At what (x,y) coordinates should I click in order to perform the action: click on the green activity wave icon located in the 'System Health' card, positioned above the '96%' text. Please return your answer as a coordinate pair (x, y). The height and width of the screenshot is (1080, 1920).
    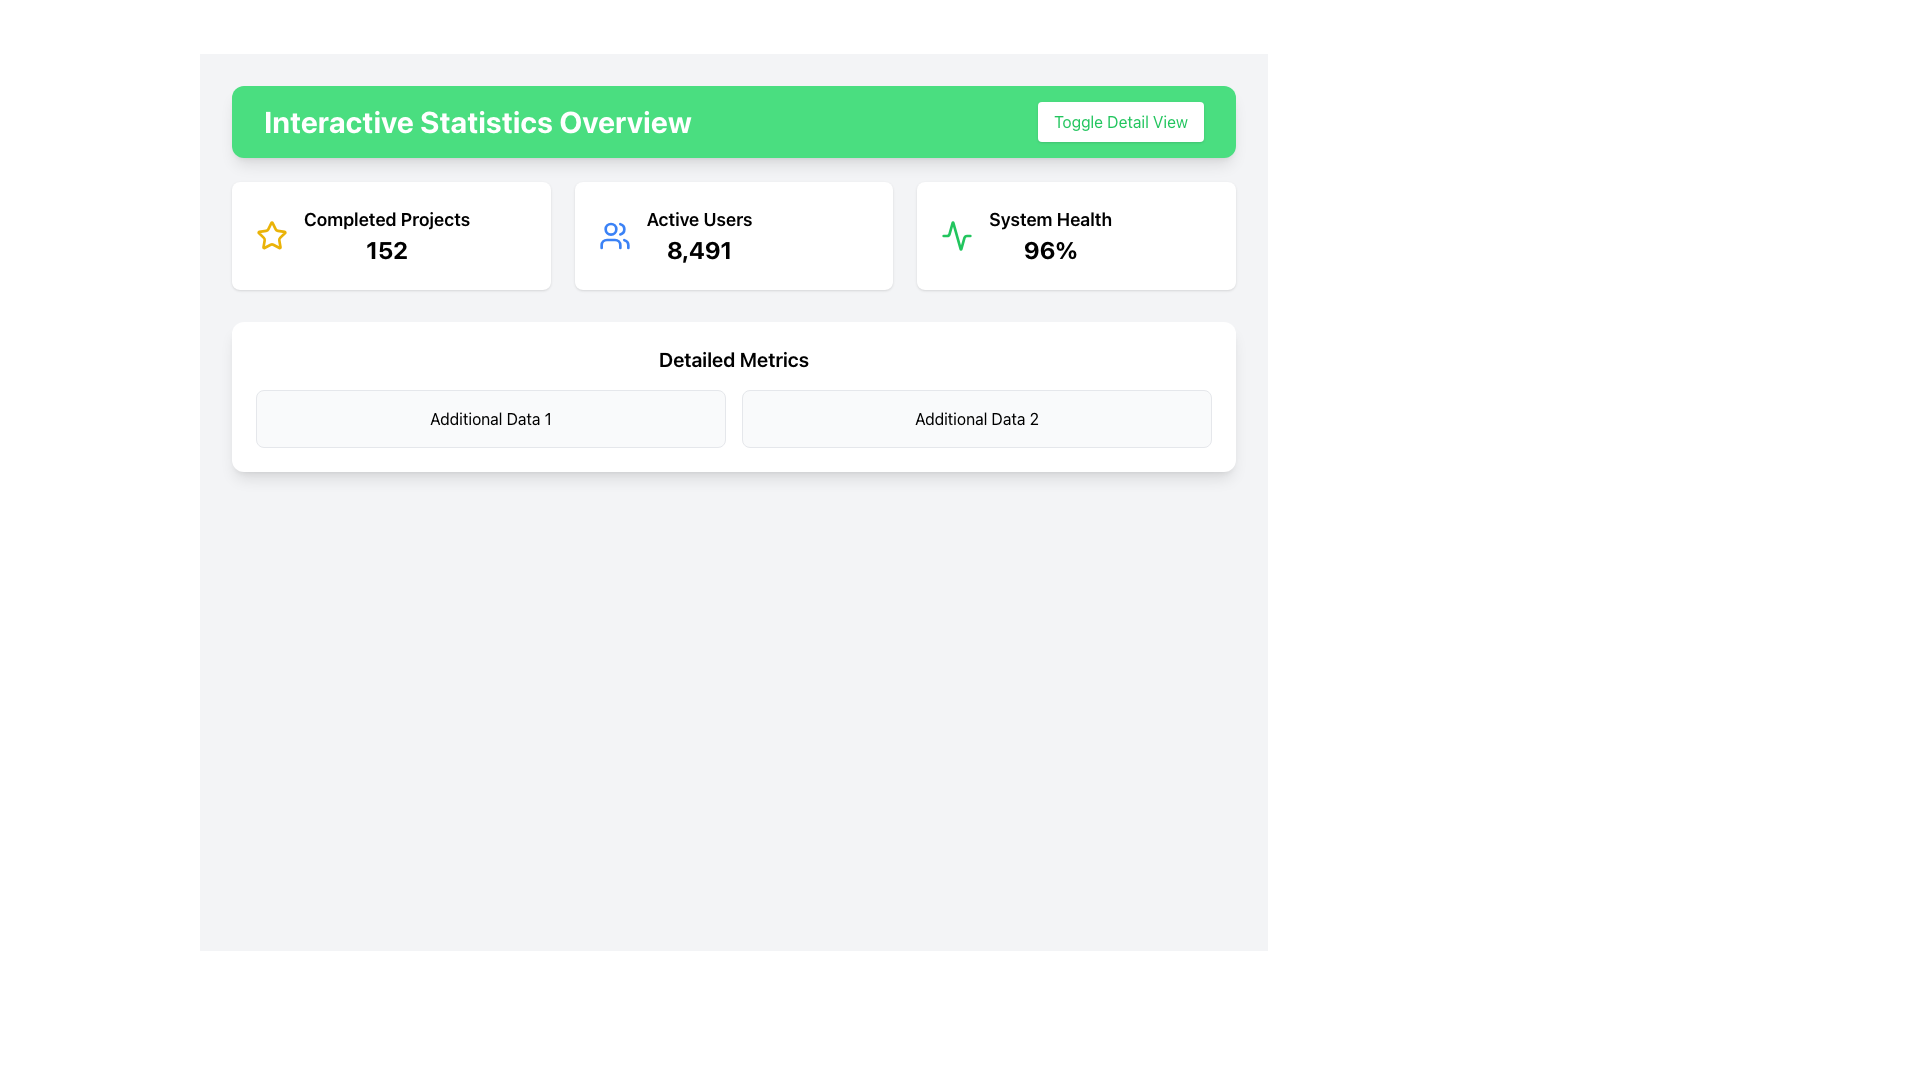
    Looking at the image, I should click on (956, 234).